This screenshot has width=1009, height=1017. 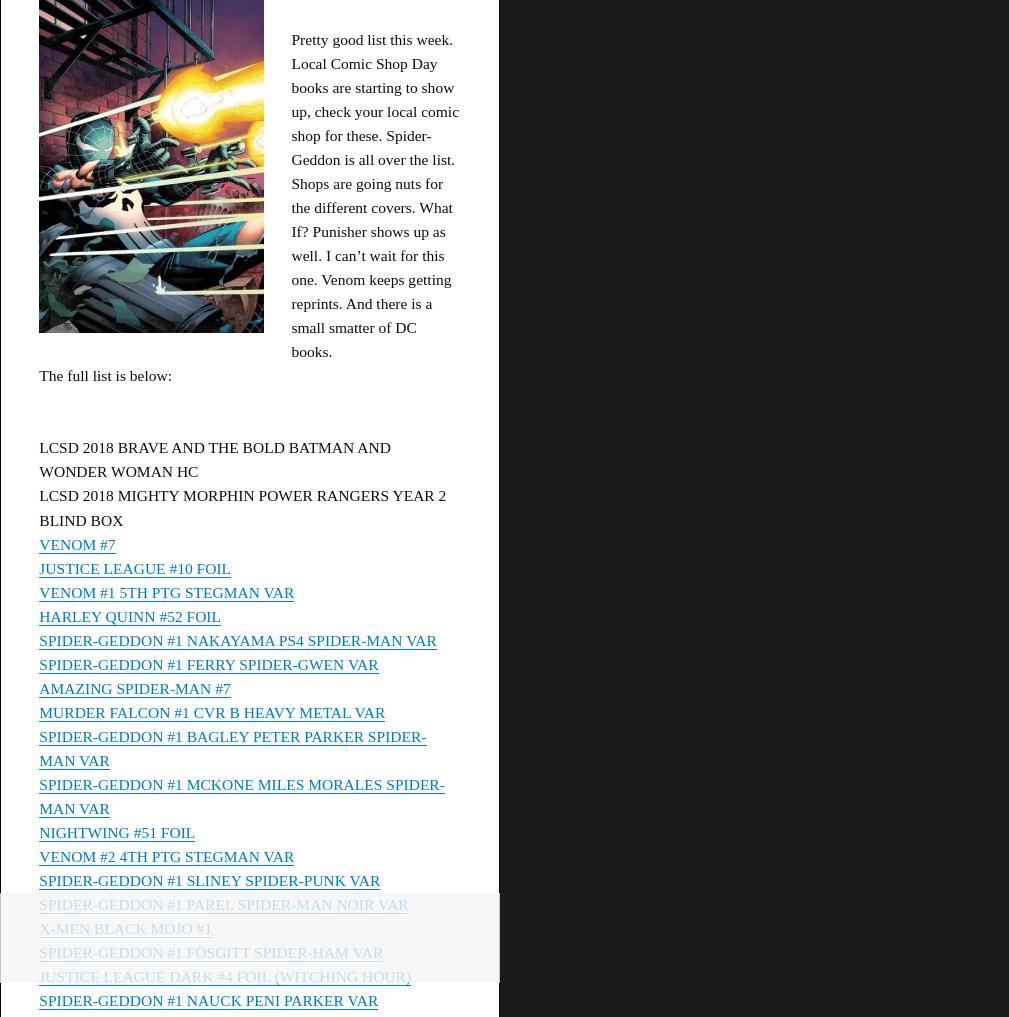 What do you see at coordinates (207, 663) in the screenshot?
I see `'SPIDER-GEDDON #1 FERRY SPIDER-GWEN VAR'` at bounding box center [207, 663].